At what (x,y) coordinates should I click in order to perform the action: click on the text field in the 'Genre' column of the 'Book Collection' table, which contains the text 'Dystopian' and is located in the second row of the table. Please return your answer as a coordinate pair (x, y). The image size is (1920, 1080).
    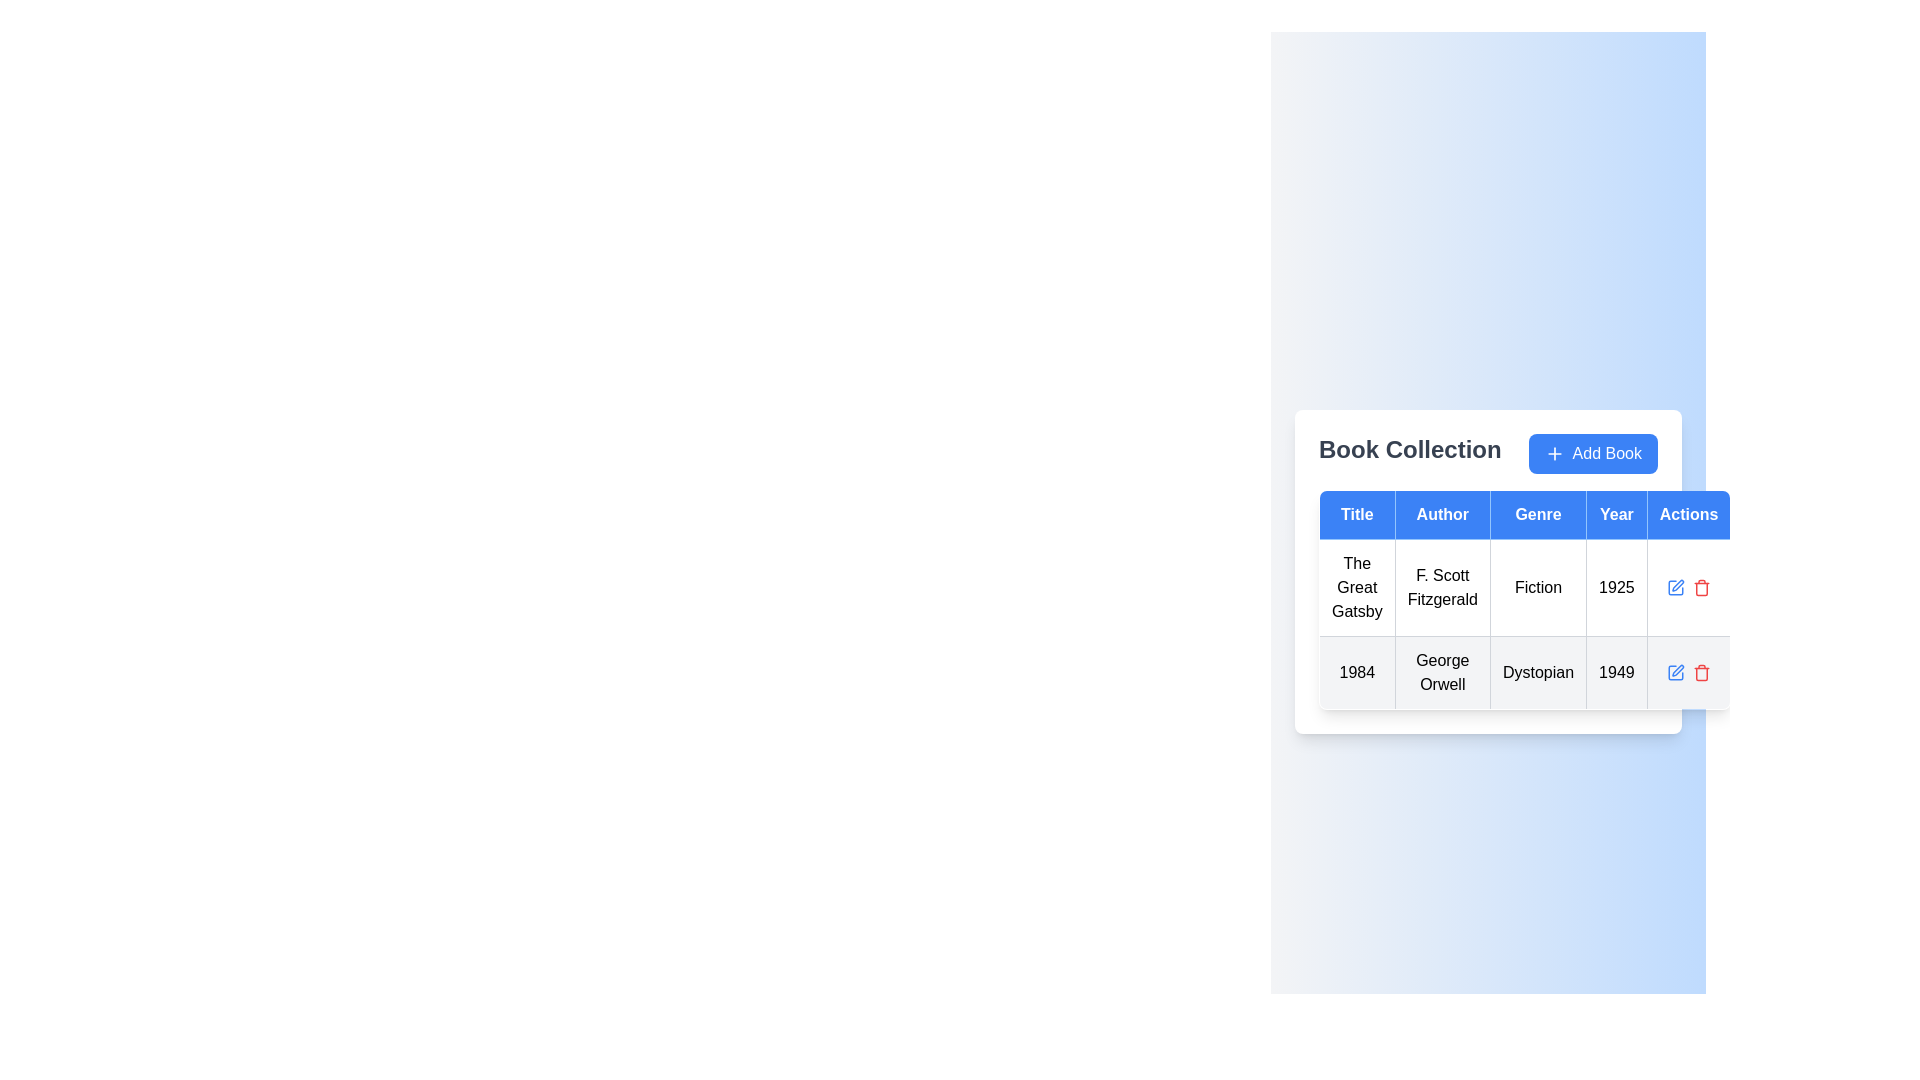
    Looking at the image, I should click on (1537, 672).